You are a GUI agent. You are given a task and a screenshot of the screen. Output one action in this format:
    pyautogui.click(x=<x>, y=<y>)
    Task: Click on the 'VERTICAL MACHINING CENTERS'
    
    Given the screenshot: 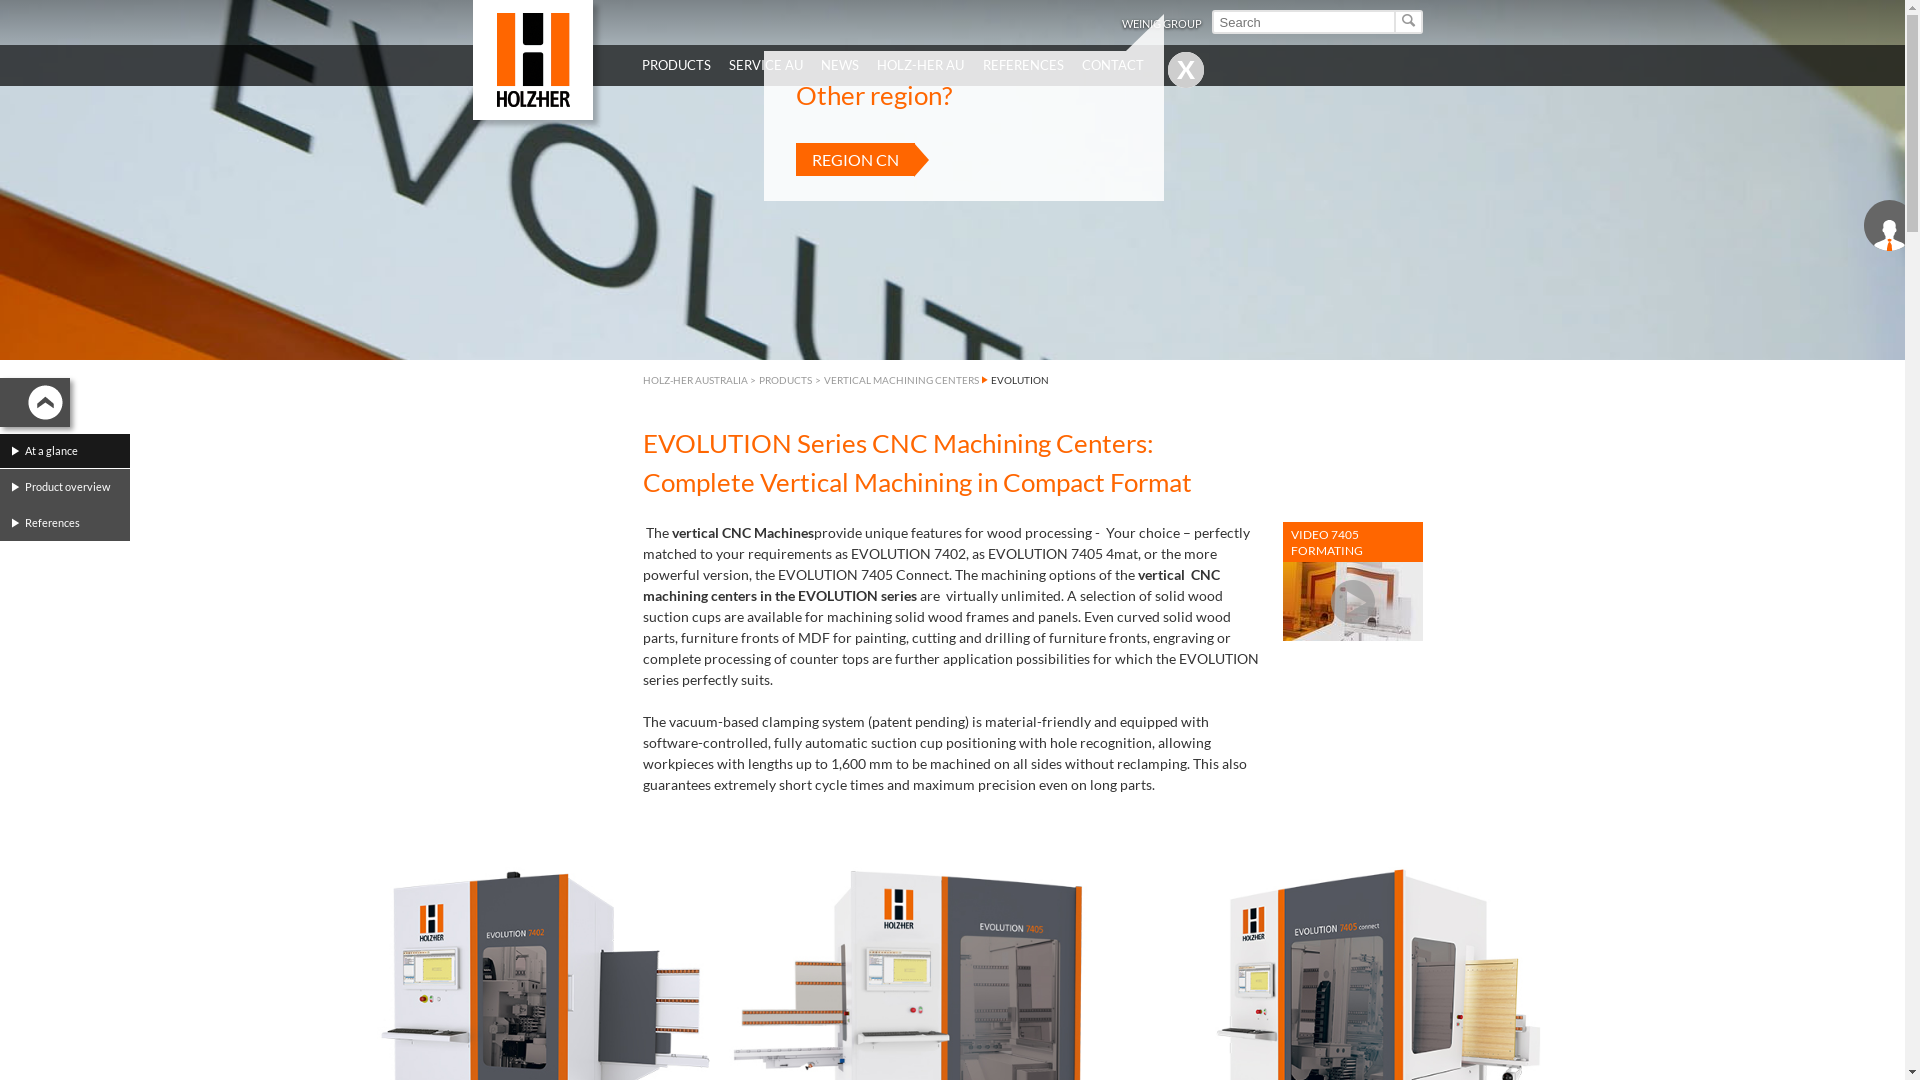 What is the action you would take?
    pyautogui.click(x=900, y=380)
    